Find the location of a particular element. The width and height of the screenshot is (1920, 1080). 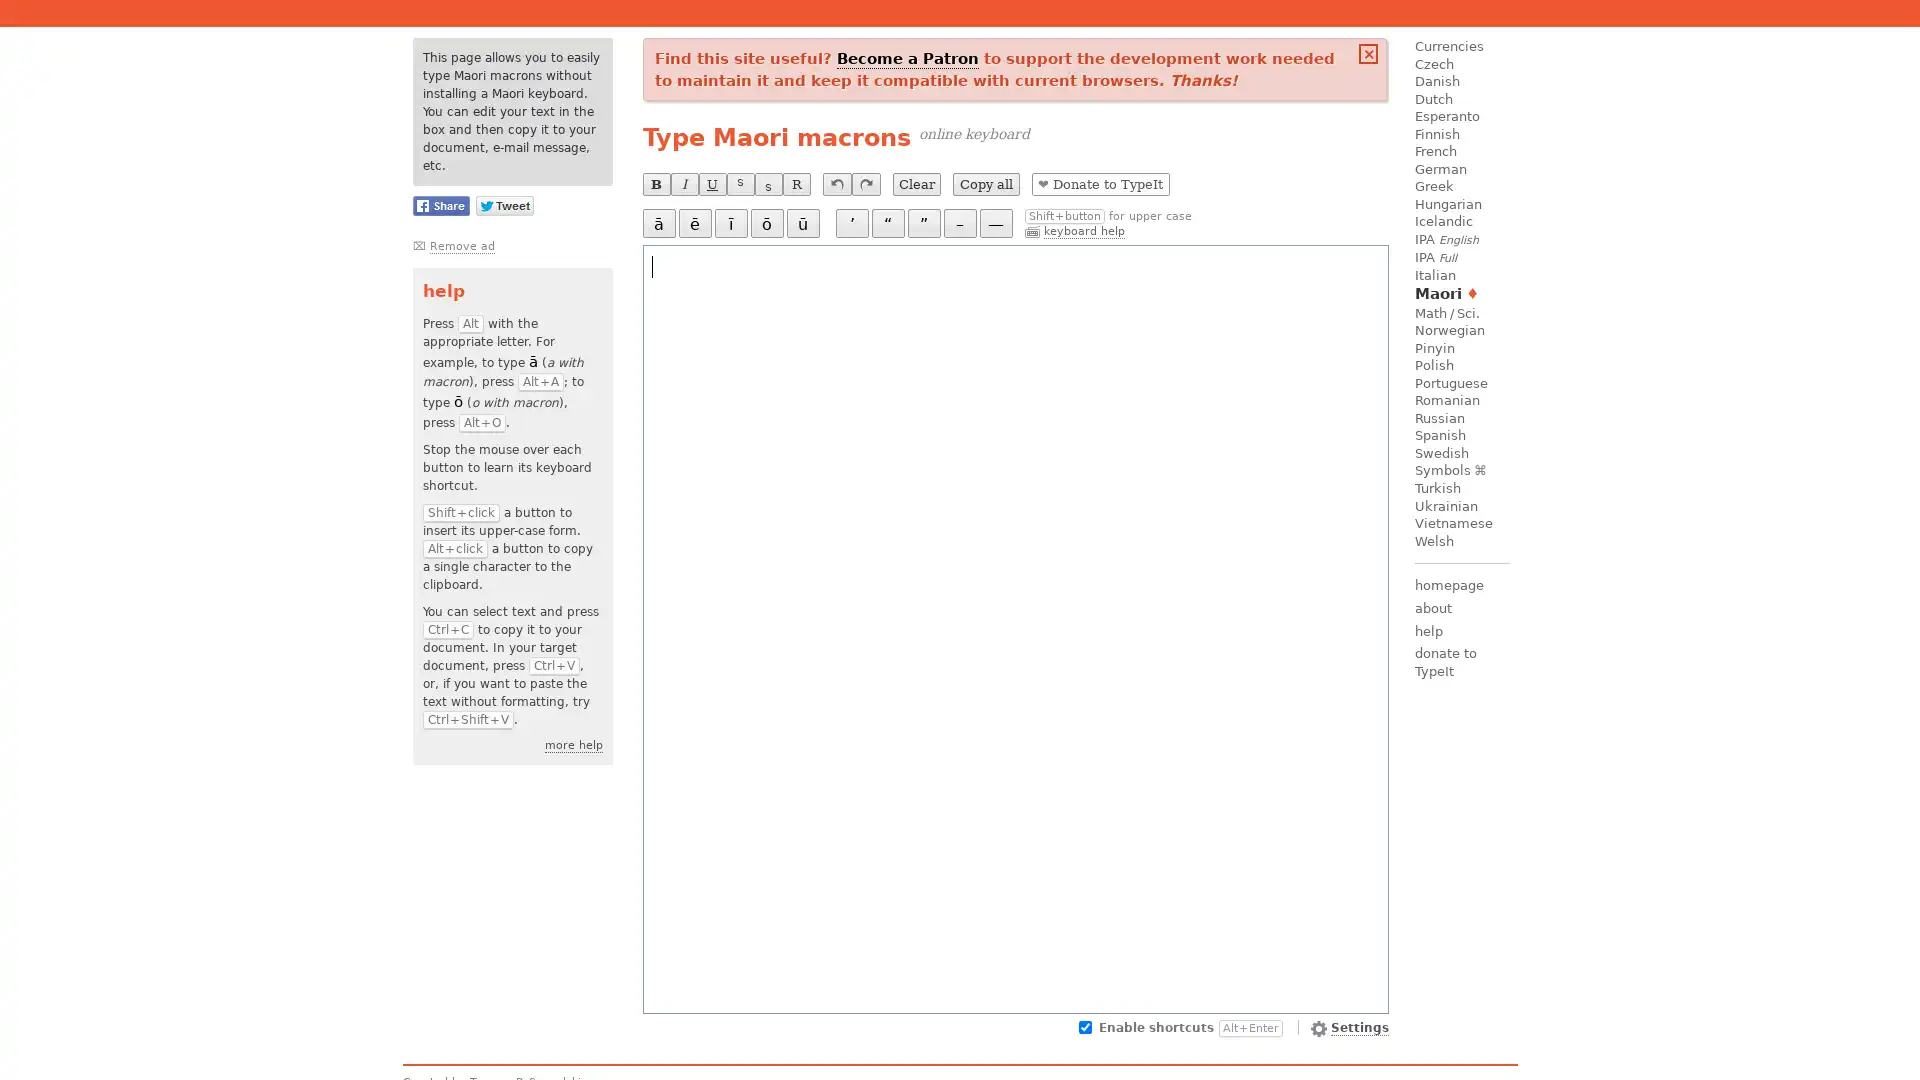

undo last operation (Ctrl+Z) is located at coordinates (836, 184).